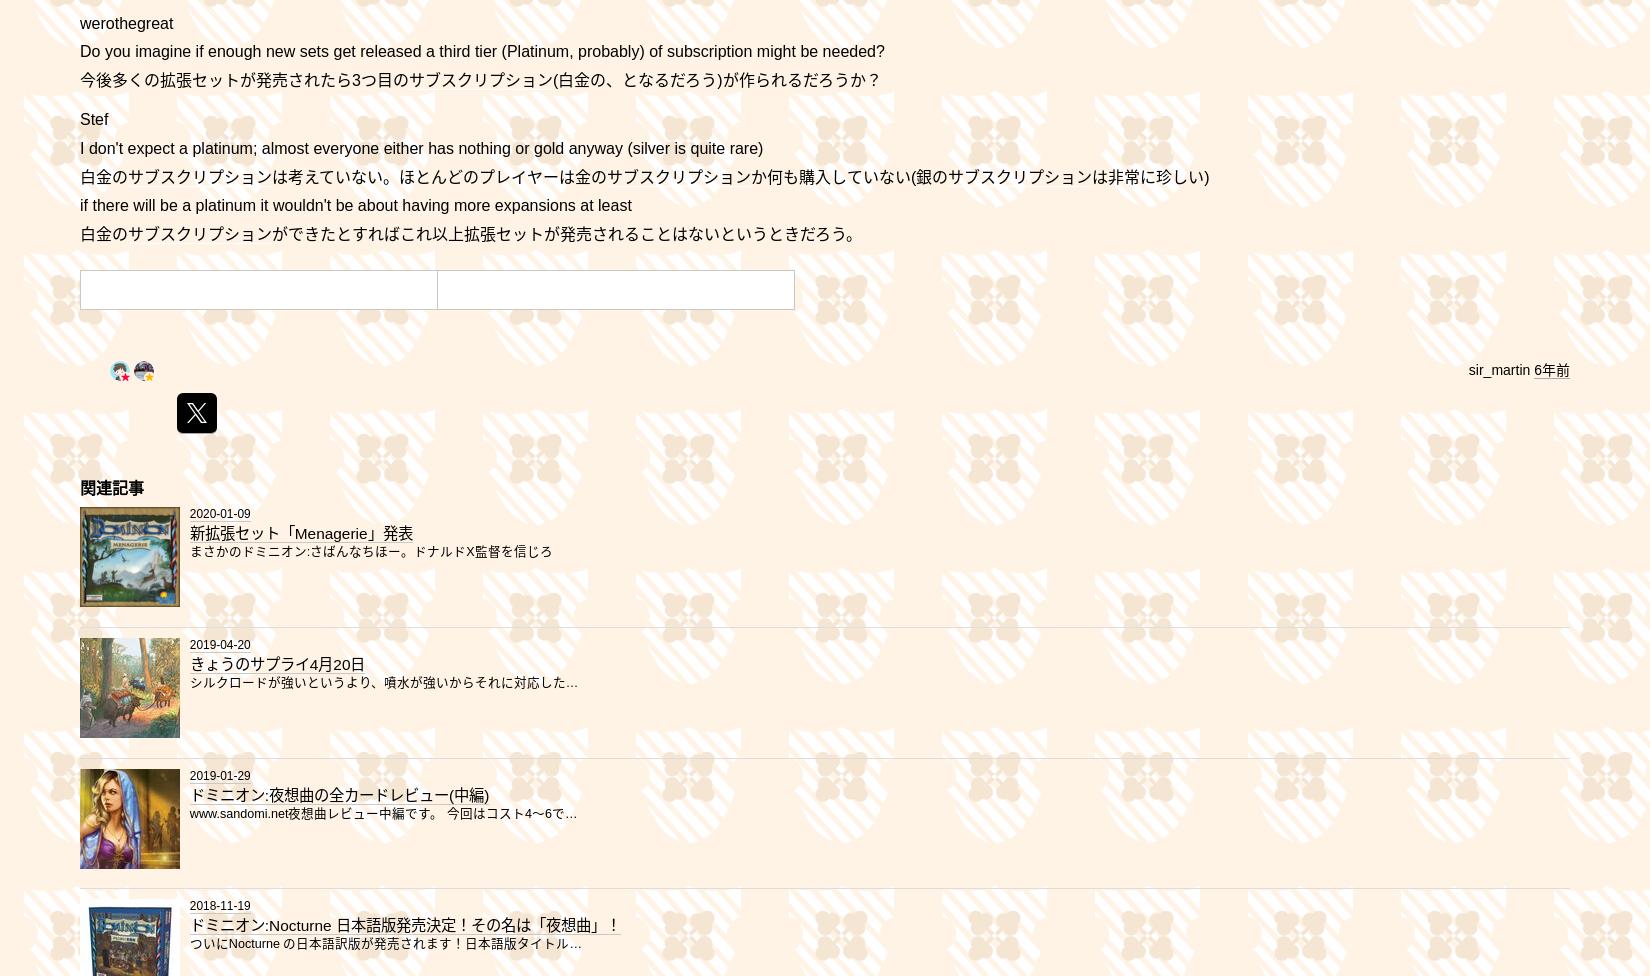 This screenshot has width=1650, height=976. What do you see at coordinates (382, 813) in the screenshot?
I see `'www.sandomi.net夜想曲レビュー中編です。 今回はコスト4～6で…'` at bounding box center [382, 813].